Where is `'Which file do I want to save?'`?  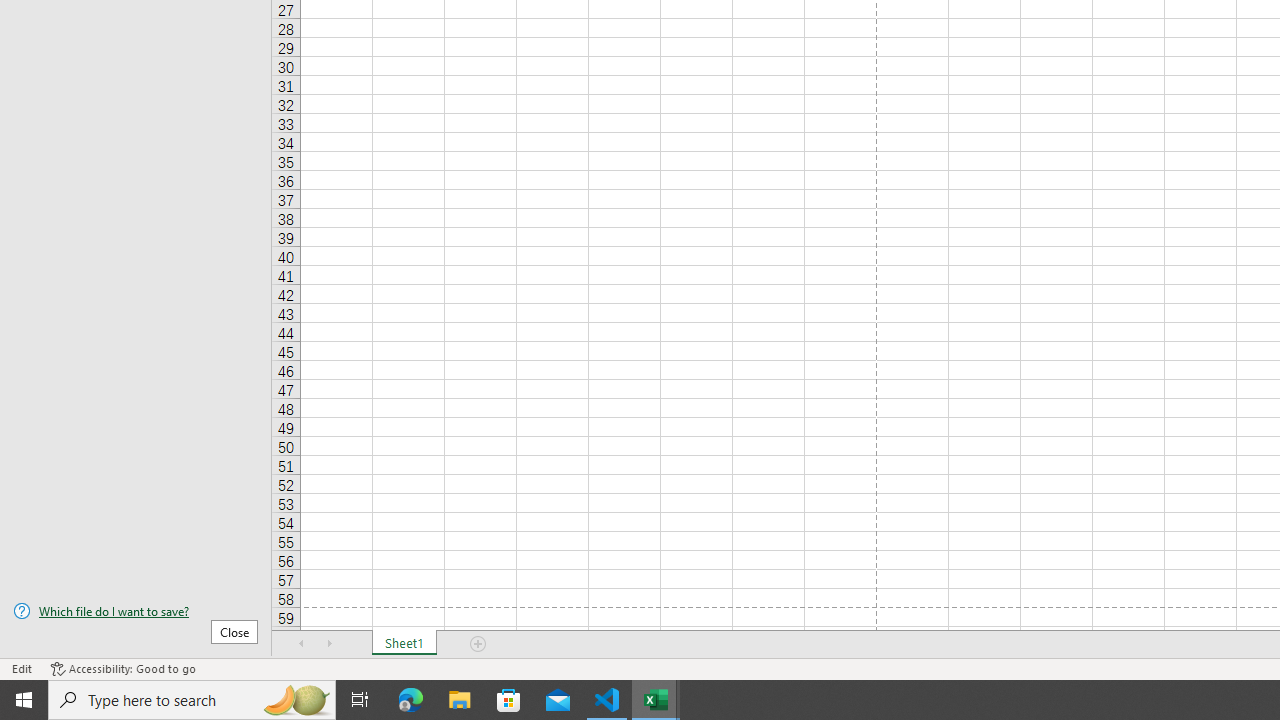
'Which file do I want to save?' is located at coordinates (135, 610).